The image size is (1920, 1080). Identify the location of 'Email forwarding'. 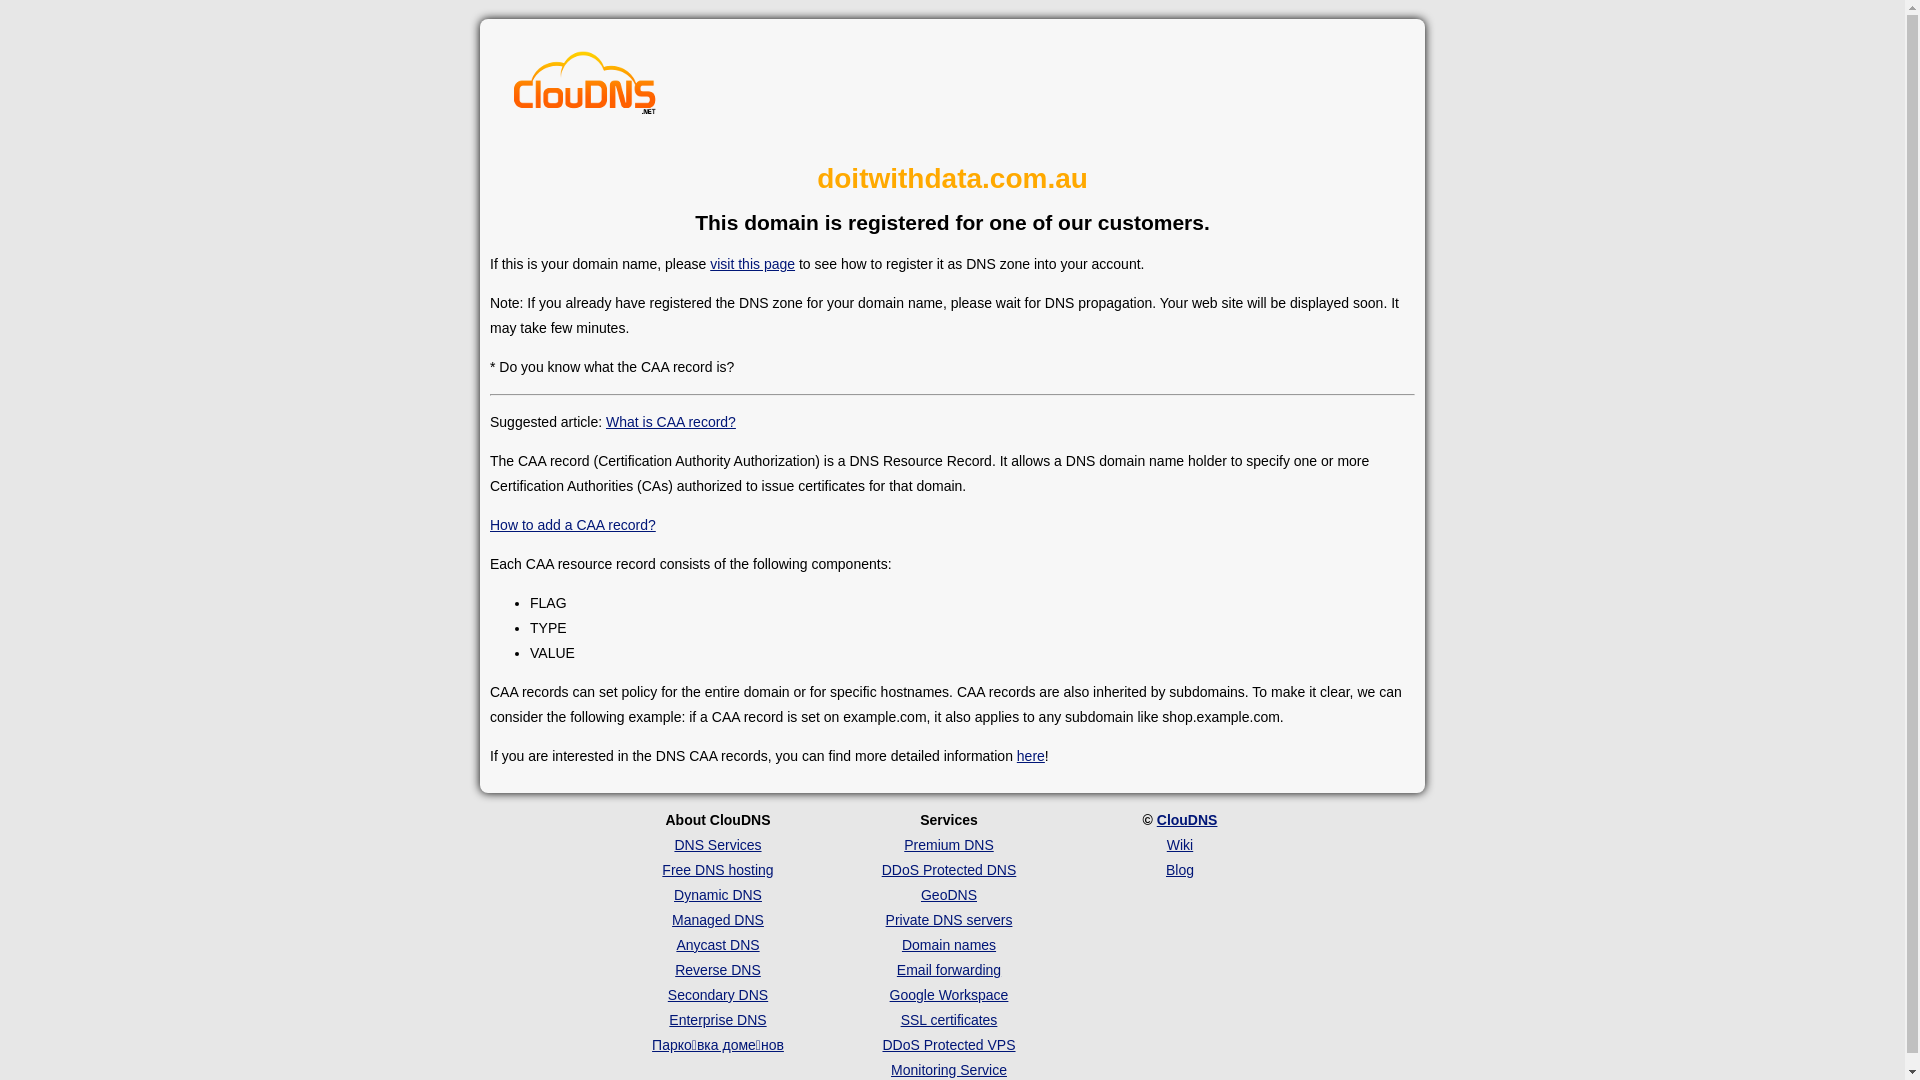
(896, 968).